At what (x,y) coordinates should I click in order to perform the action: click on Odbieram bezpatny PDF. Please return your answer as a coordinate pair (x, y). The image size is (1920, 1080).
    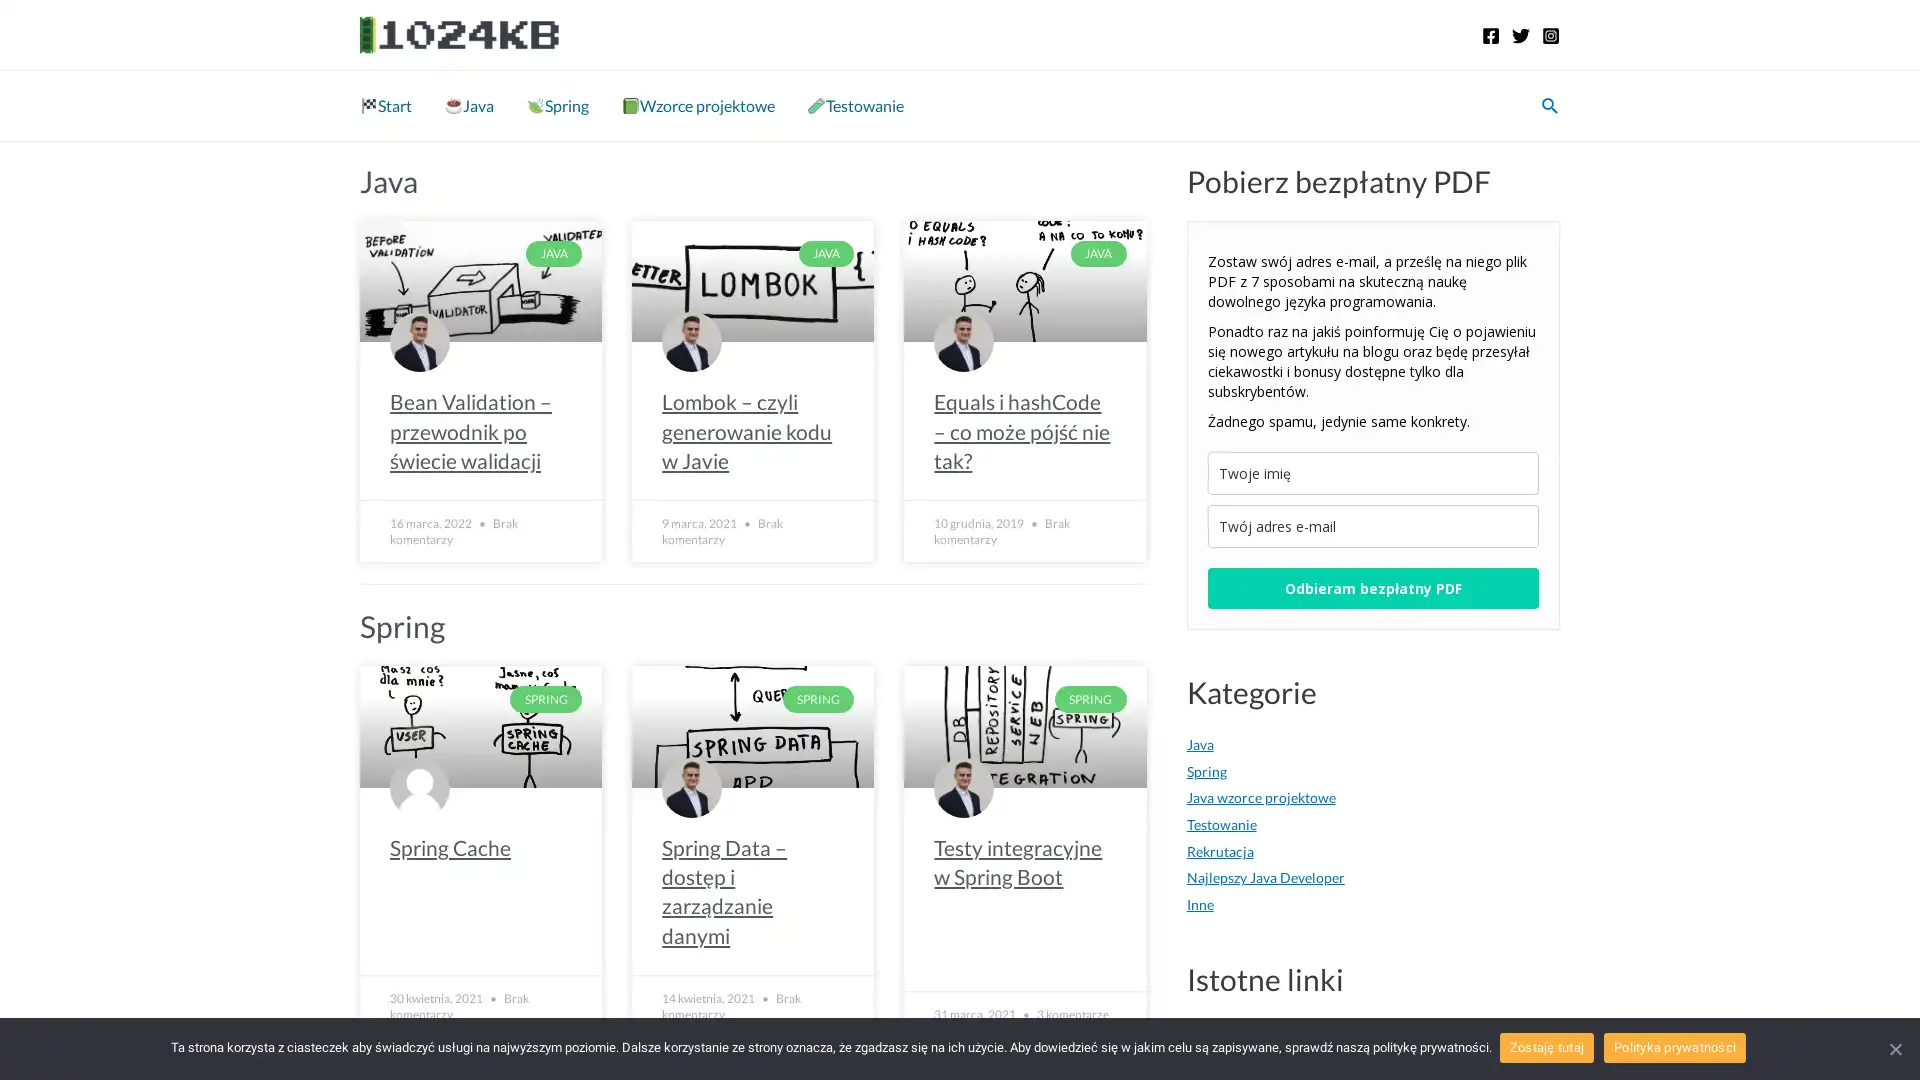
    Looking at the image, I should click on (1371, 587).